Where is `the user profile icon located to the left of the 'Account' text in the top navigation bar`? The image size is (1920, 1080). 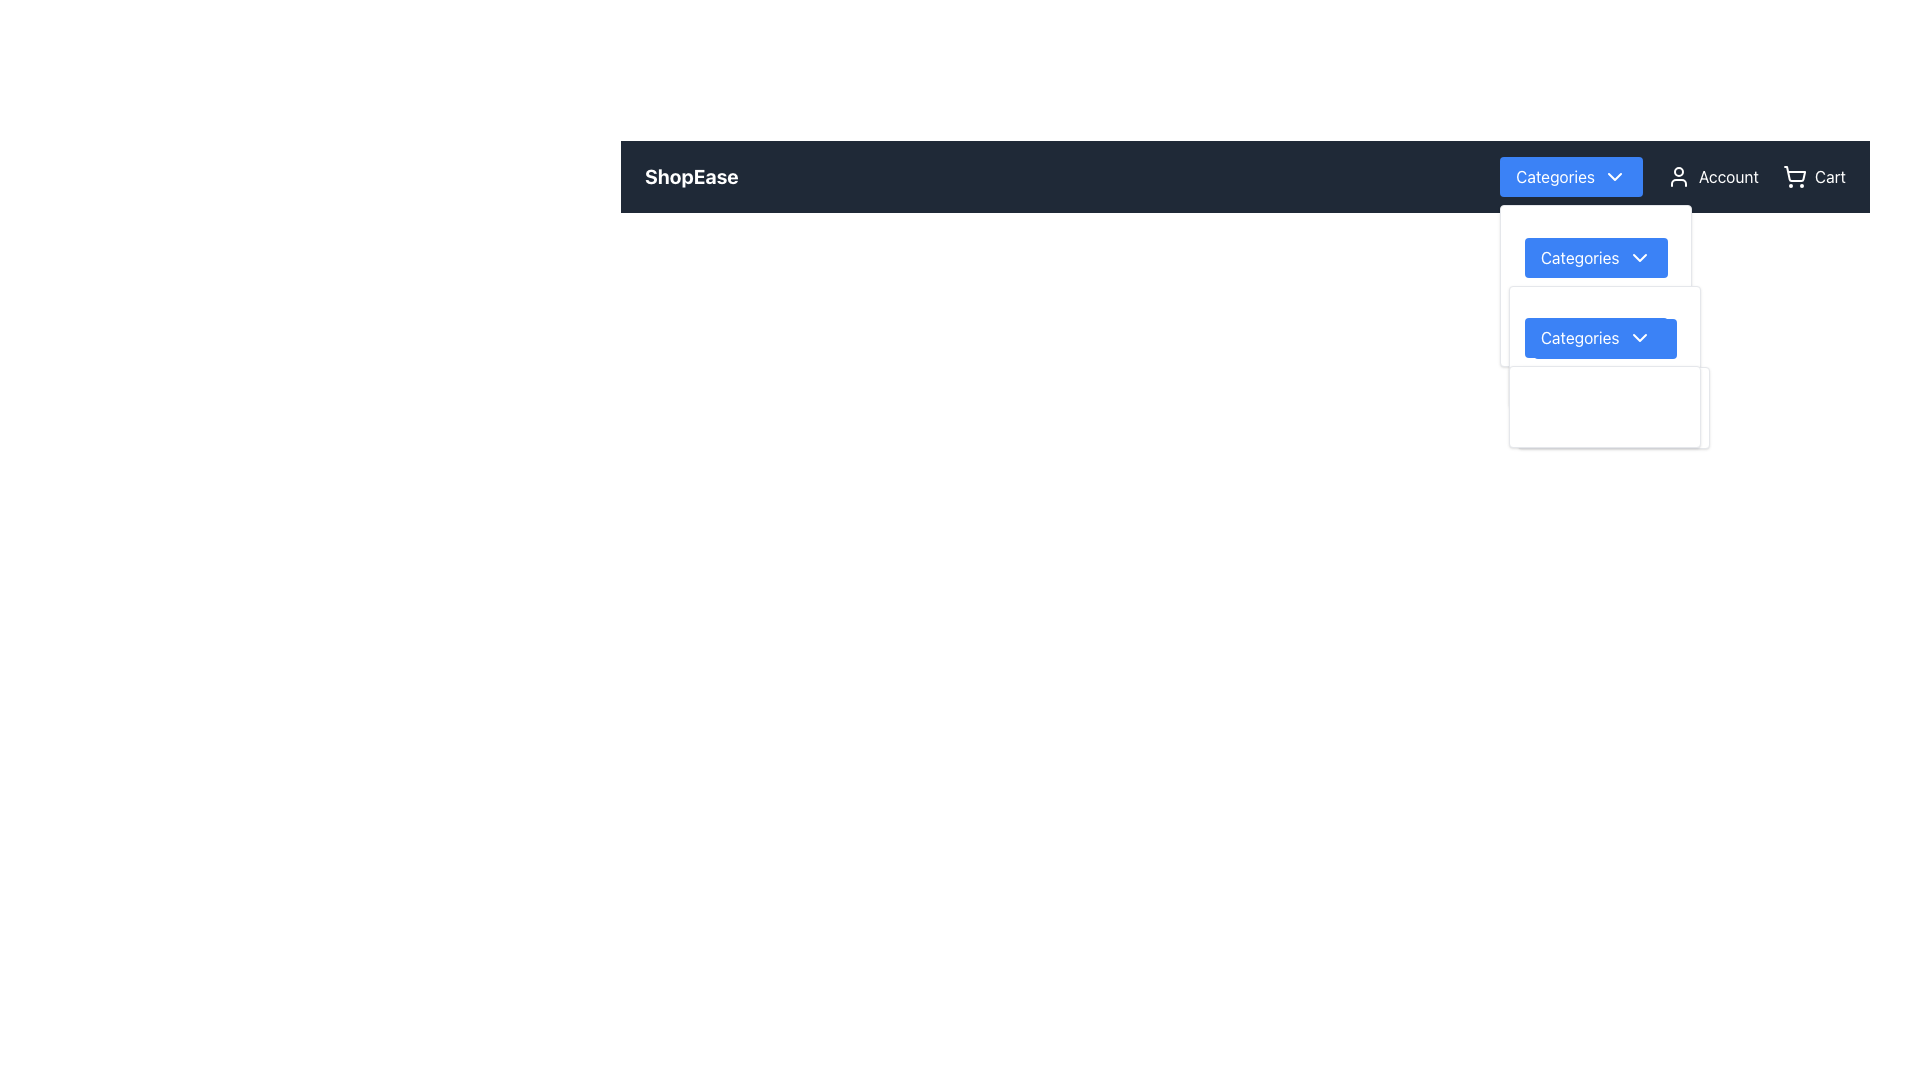 the user profile icon located to the left of the 'Account' text in the top navigation bar is located at coordinates (1678, 176).